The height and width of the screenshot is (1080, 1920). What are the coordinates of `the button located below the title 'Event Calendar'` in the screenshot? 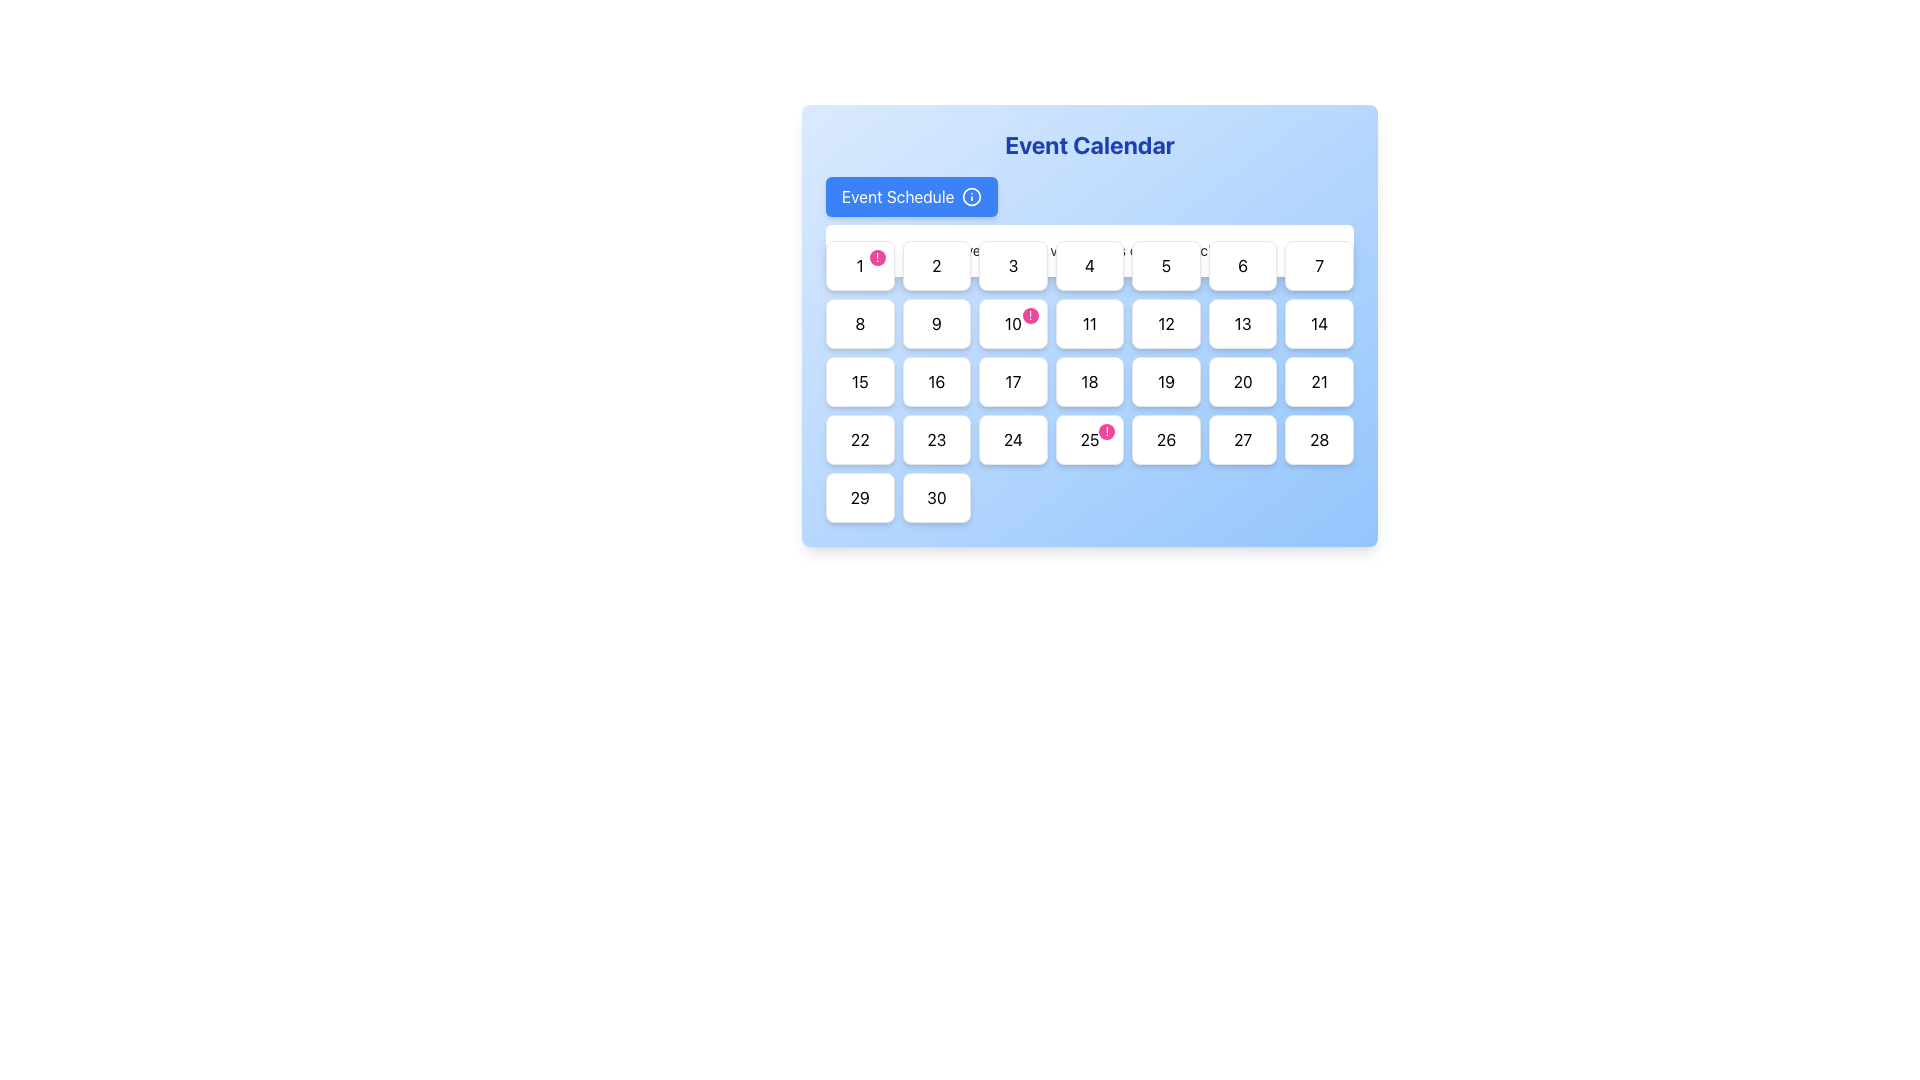 It's located at (911, 196).